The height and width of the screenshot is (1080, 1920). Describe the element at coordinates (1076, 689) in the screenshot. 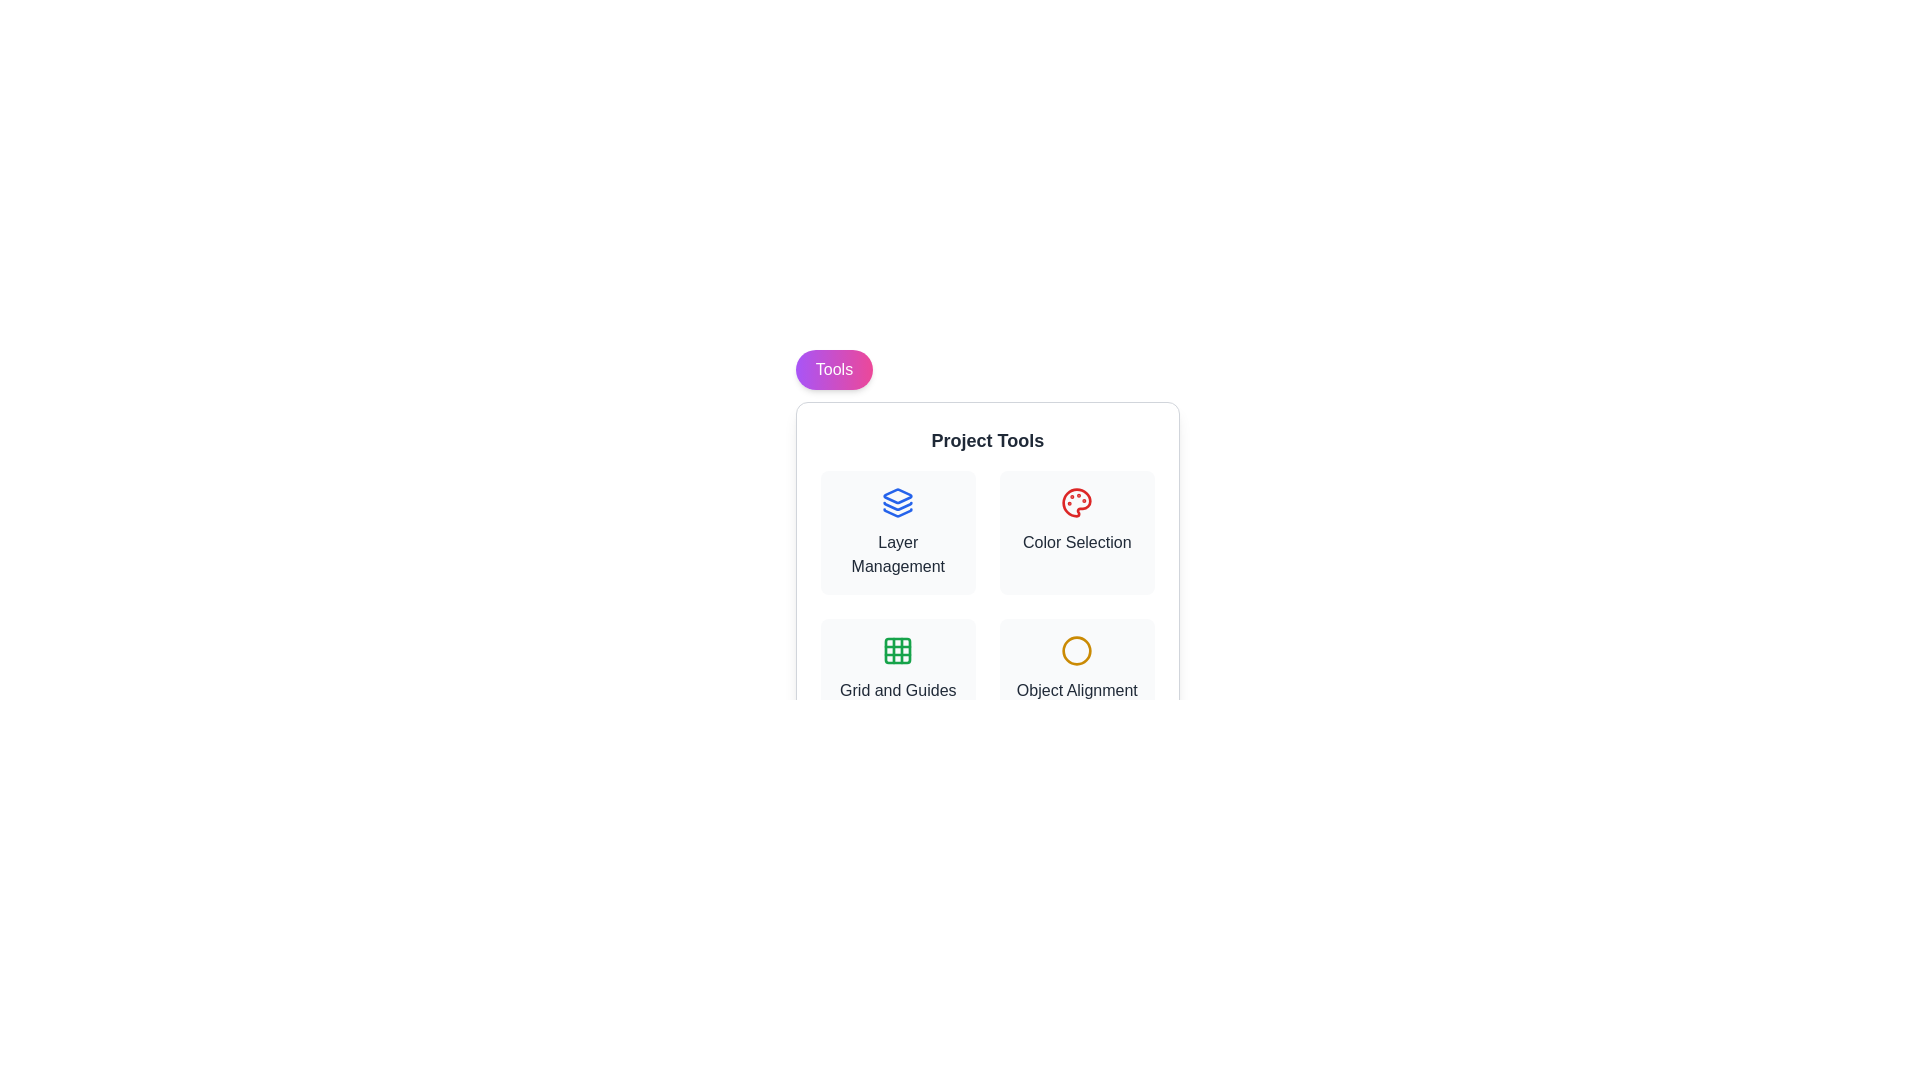

I see `the 'Object Alignment' text label, which is styled in gray with medium font weight and located centrally below an icon in the bottom right section of the interface` at that location.